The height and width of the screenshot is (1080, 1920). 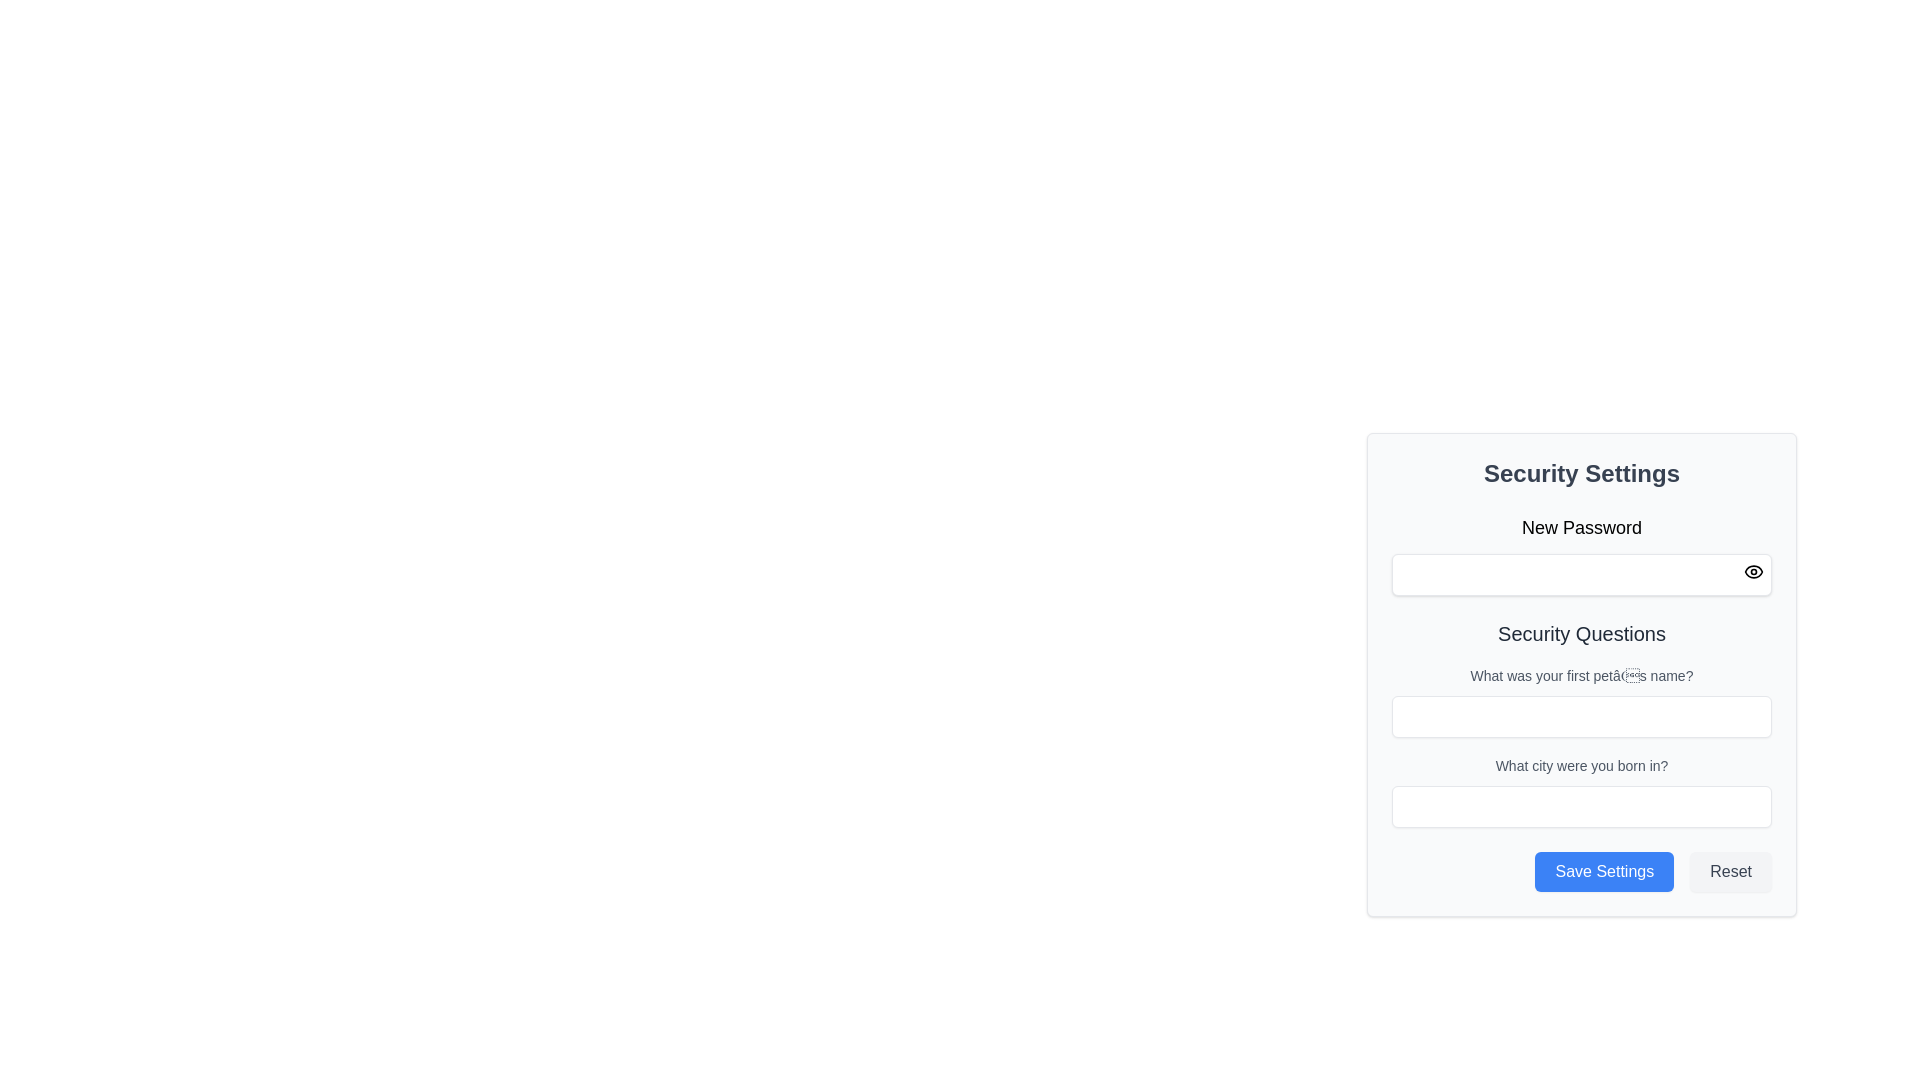 I want to click on the 'Security Questions' text label, which is a prominent heading styled in dark gray, positioned within the security configuration panel, so click(x=1581, y=633).